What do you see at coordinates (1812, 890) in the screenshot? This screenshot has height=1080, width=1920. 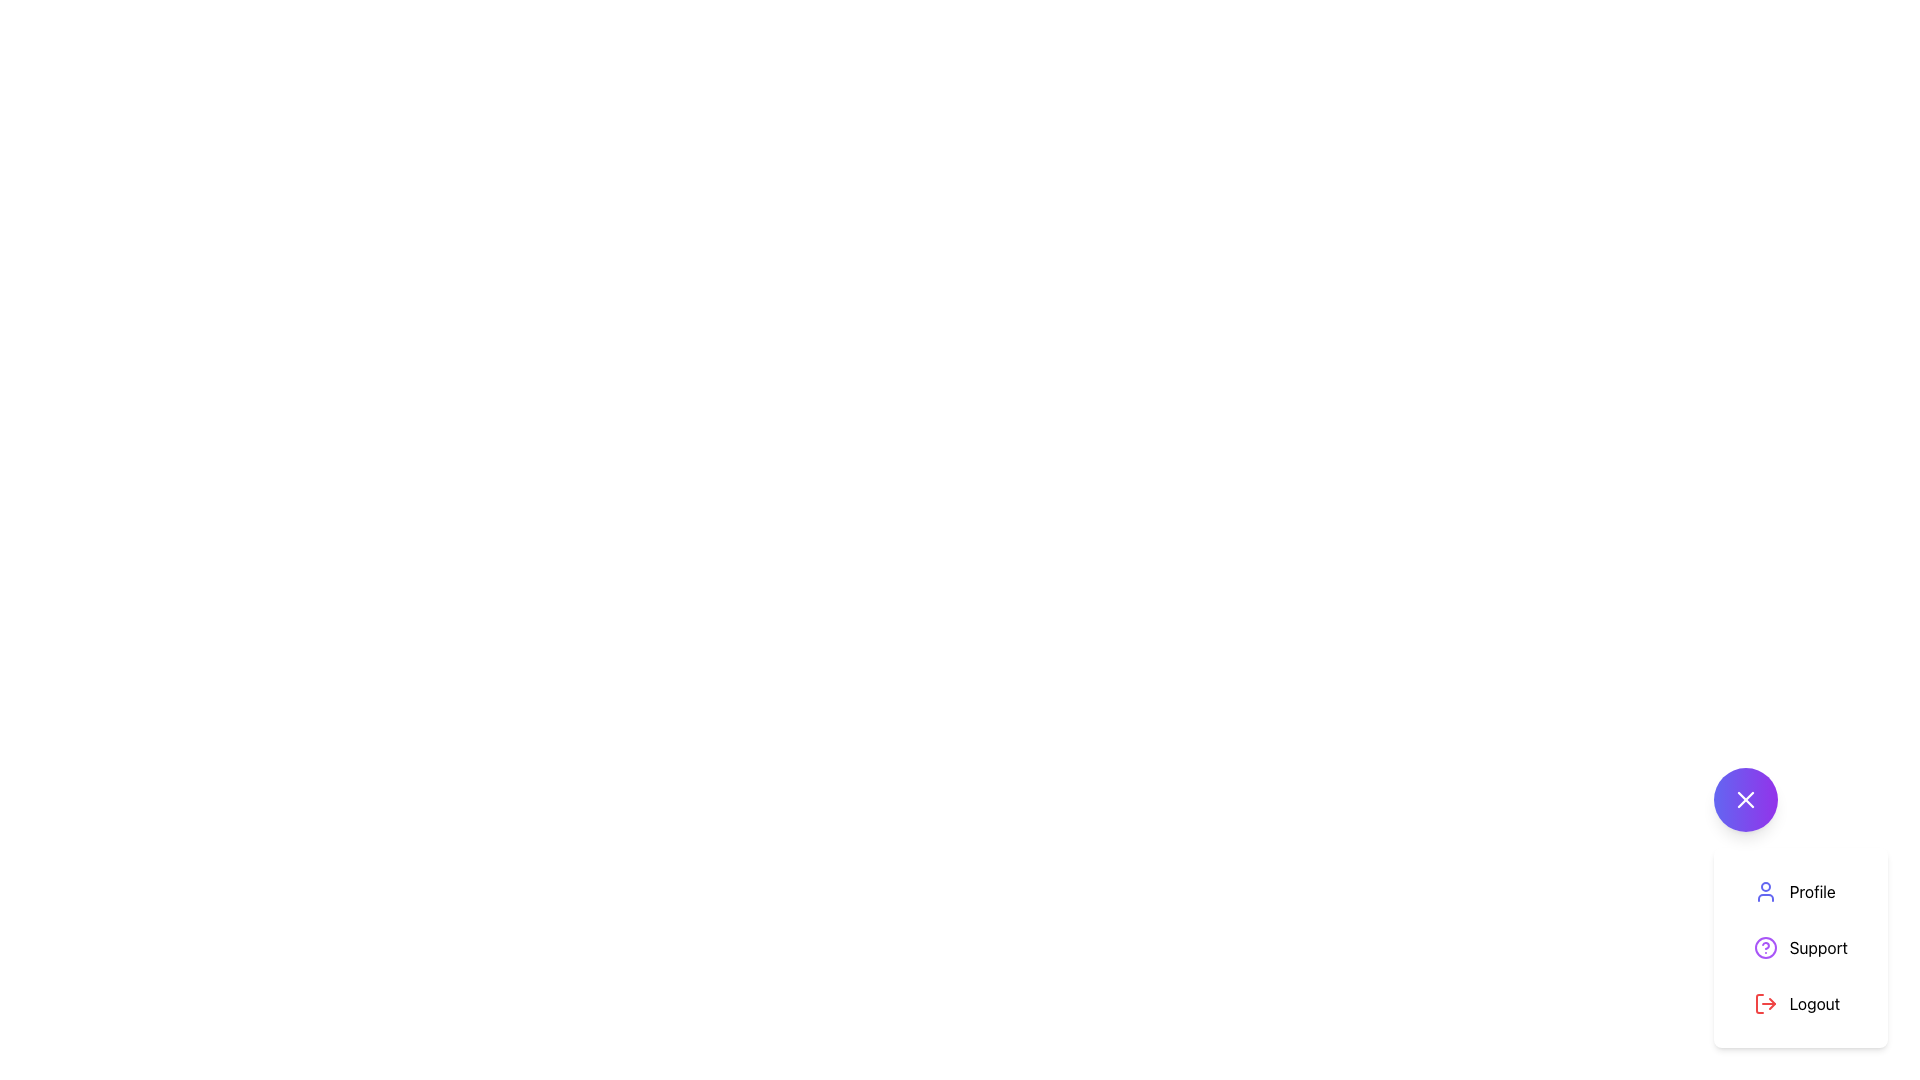 I see `the 'Profile' text label element, which is styled in a sans-serif font, black against a white background, located in the top-right corner of the user menu interface, rightmost in alignment with a user icon on the left` at bounding box center [1812, 890].